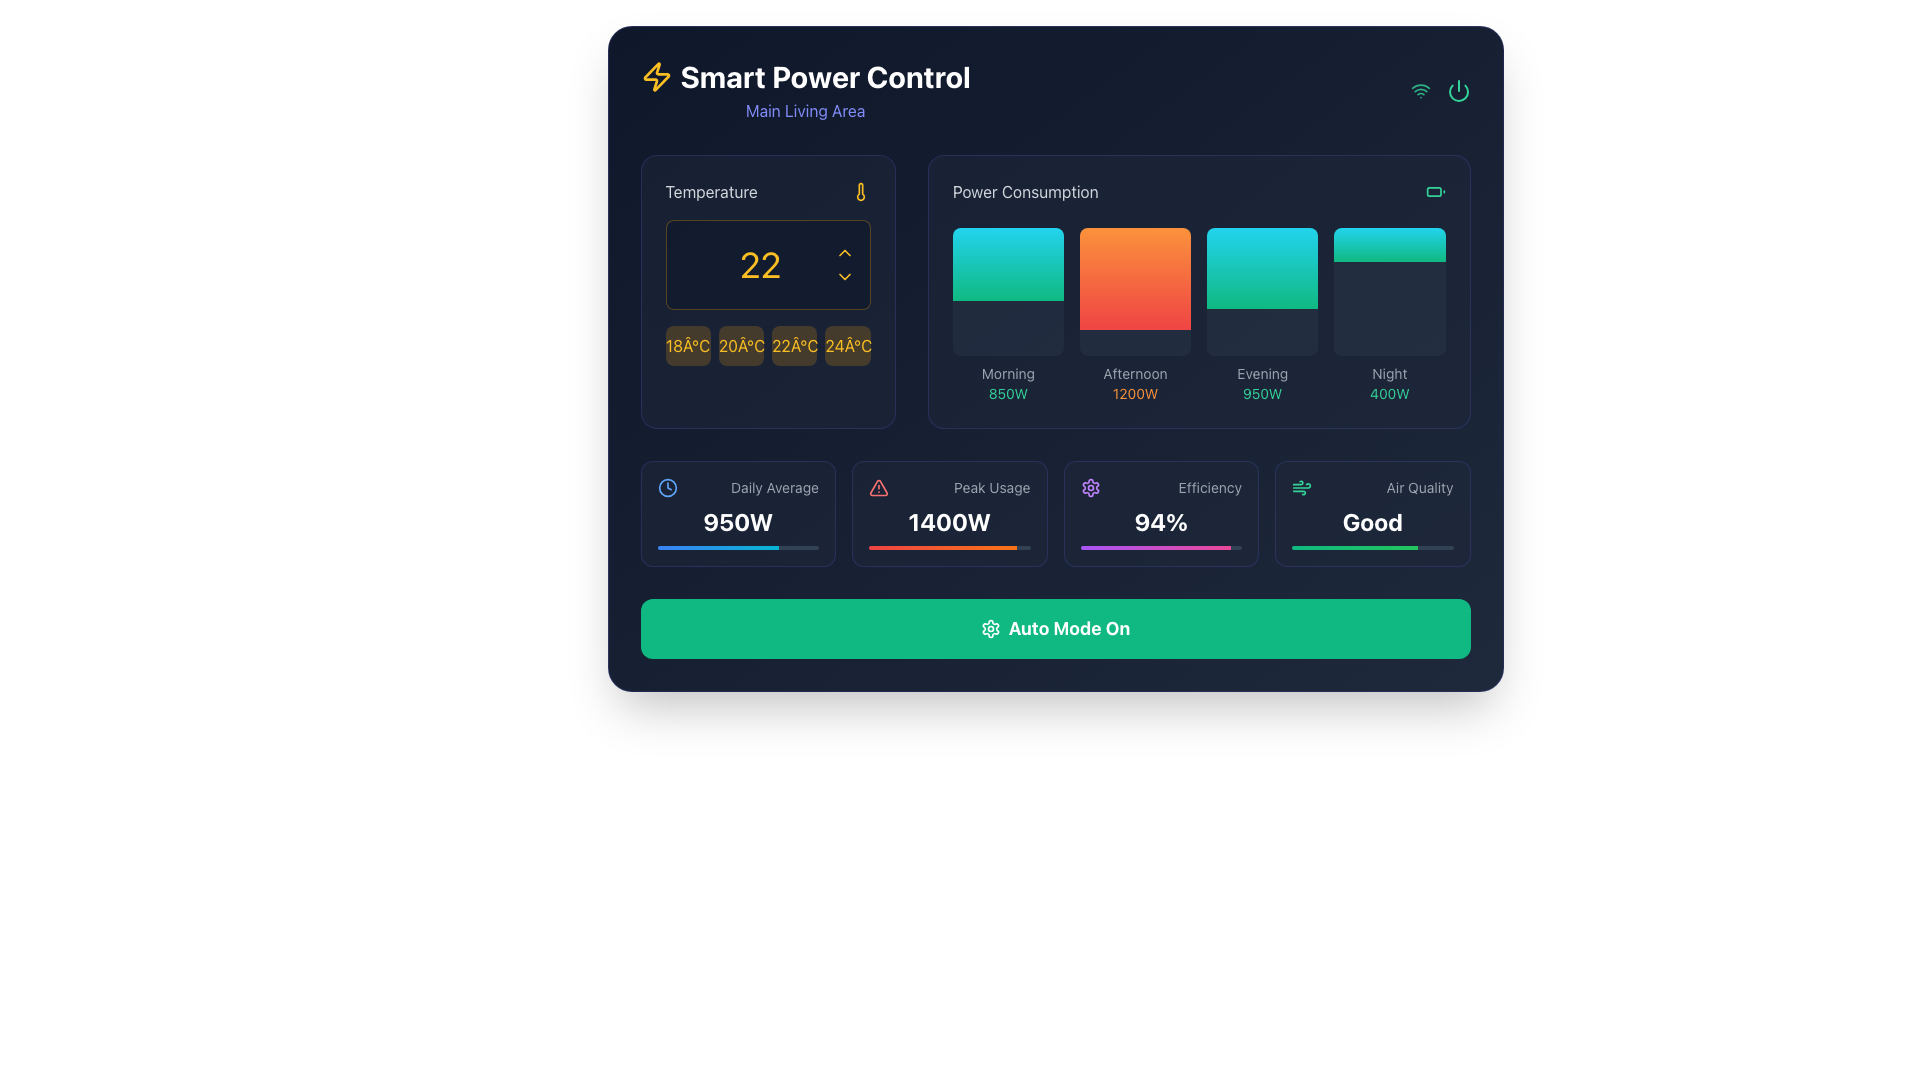  Describe the element at coordinates (1388, 393) in the screenshot. I see `the text label displaying '400W', which is in a medium font size and has a greenish emerald hue, located in the rightmost position of the Power Consumption panel` at that location.